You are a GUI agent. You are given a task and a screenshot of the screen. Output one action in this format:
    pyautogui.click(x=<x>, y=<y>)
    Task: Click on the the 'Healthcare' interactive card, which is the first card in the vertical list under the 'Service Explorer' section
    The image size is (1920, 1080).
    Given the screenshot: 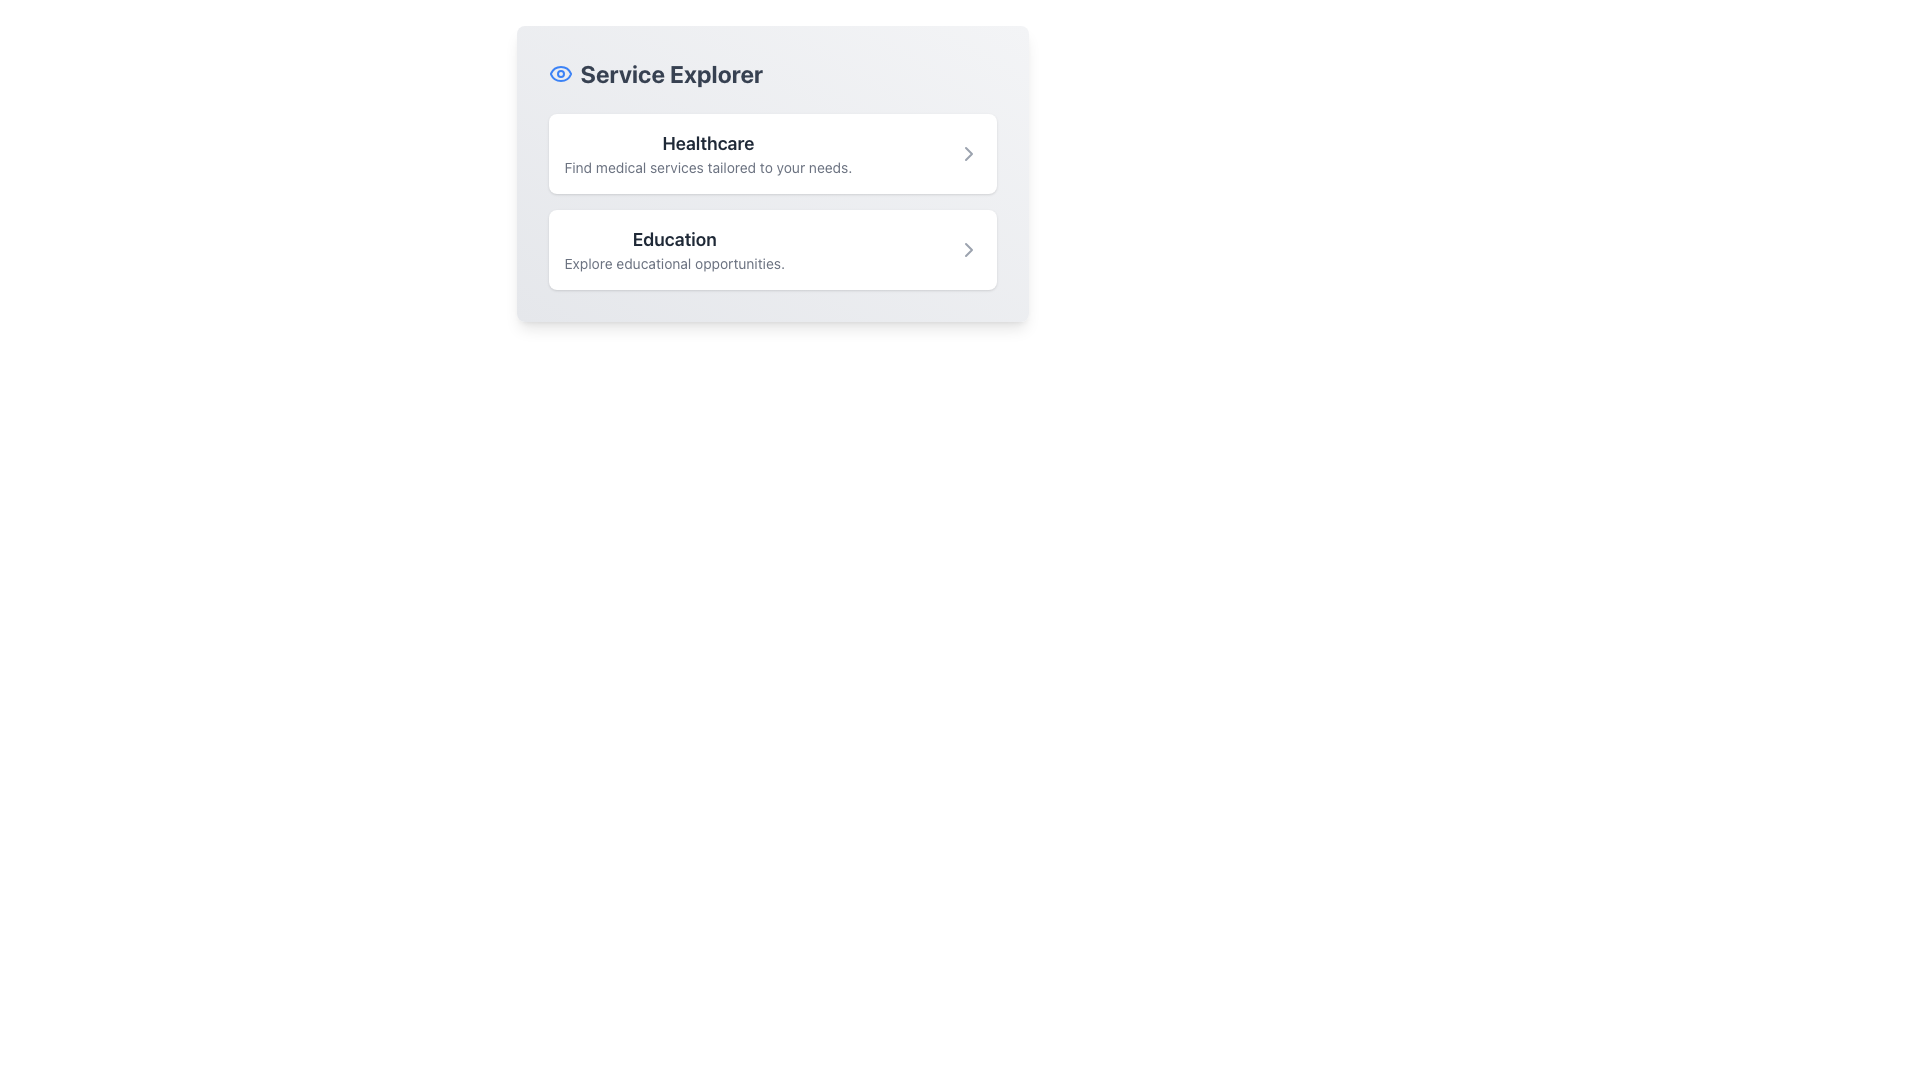 What is the action you would take?
    pyautogui.click(x=771, y=153)
    